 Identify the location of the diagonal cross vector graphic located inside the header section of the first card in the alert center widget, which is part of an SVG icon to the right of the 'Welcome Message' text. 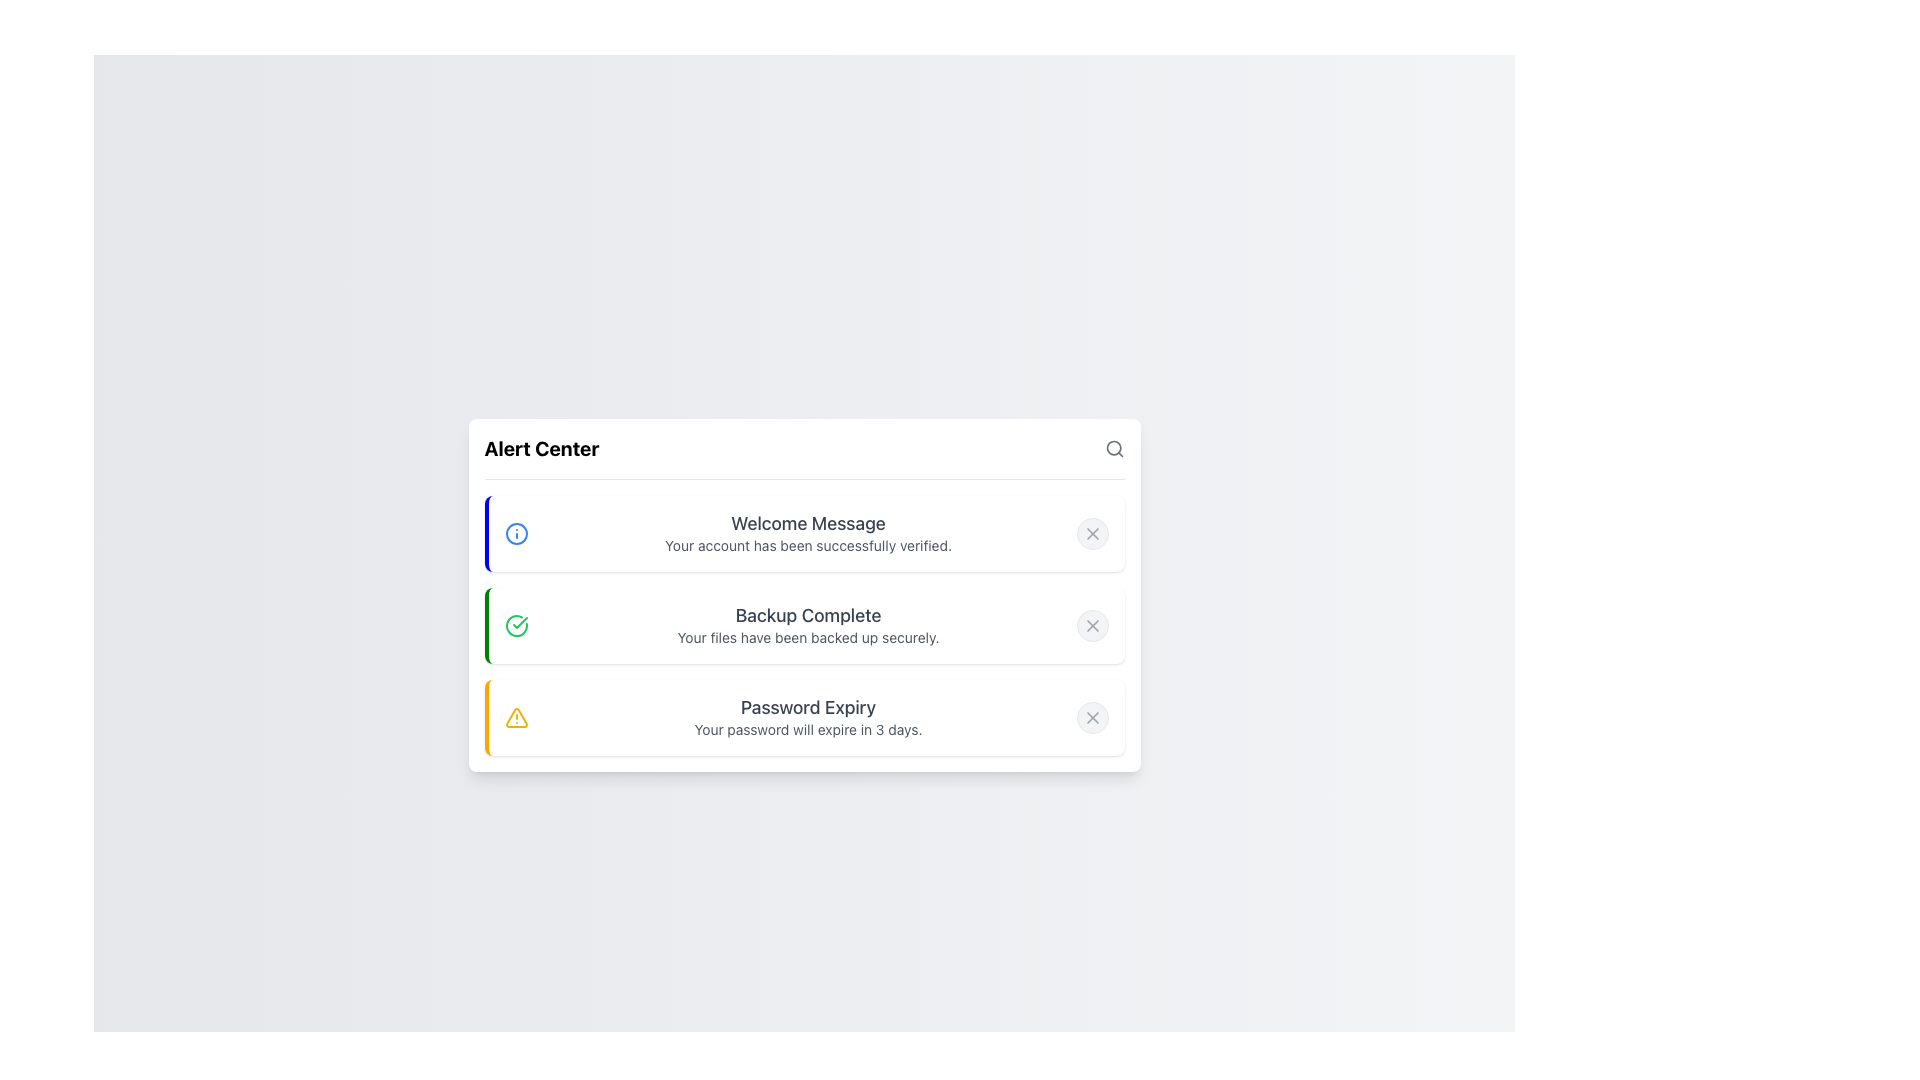
(1091, 532).